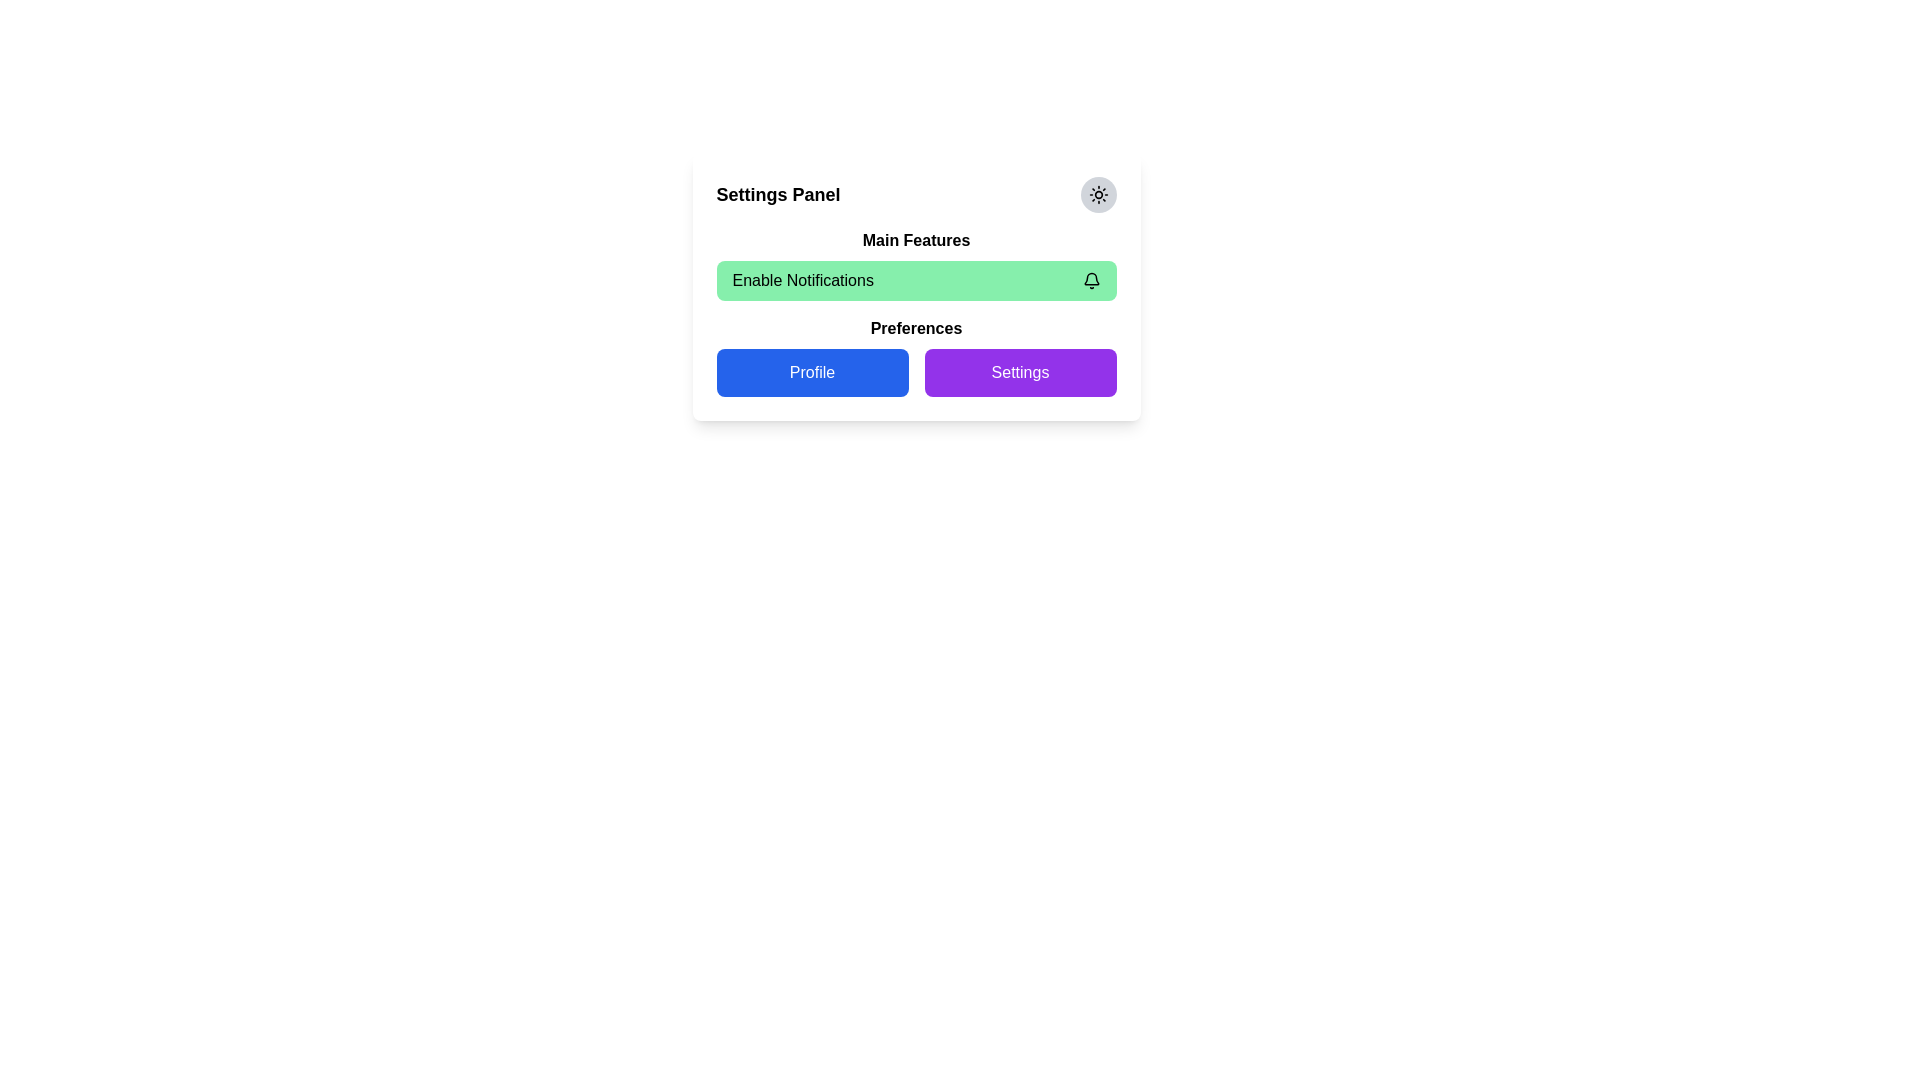 The height and width of the screenshot is (1080, 1920). Describe the element at coordinates (1090, 279) in the screenshot. I see `the bell-shaped notification icon located on the right side of the 'Enable Notifications' section in the settings panel` at that location.